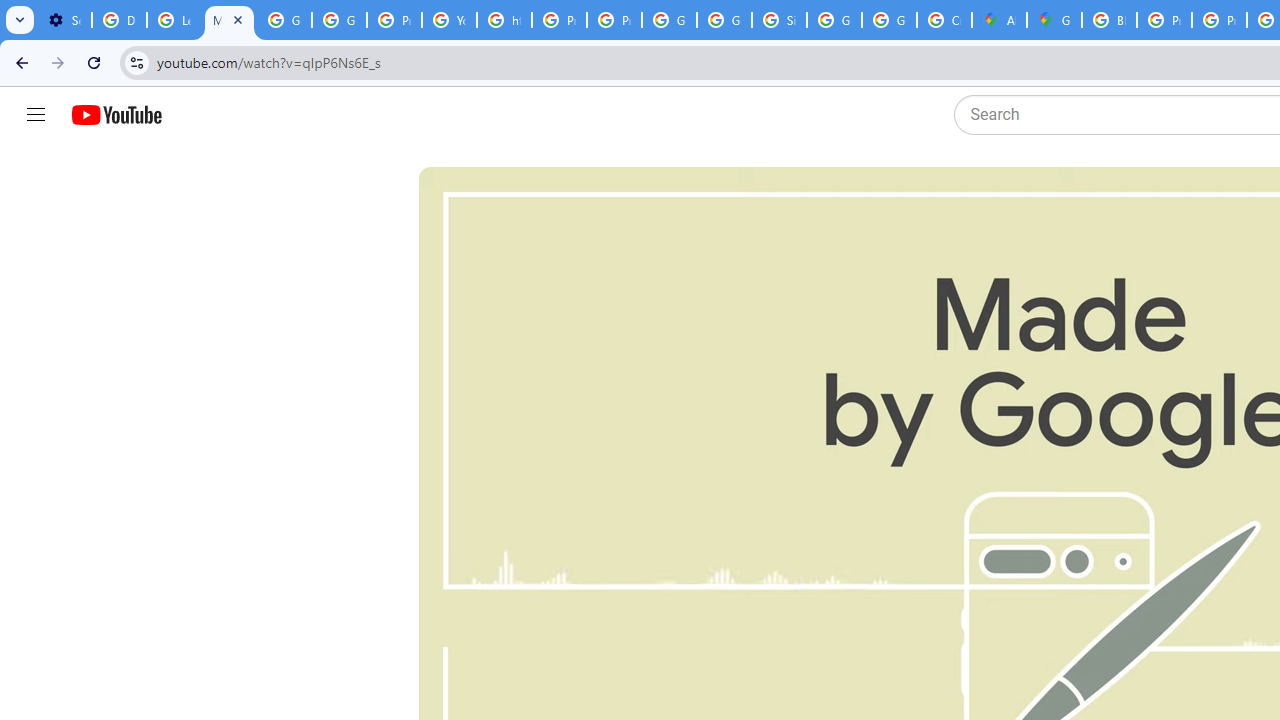 The height and width of the screenshot is (720, 1280). Describe the element at coordinates (283, 20) in the screenshot. I see `'Google Account Help'` at that location.